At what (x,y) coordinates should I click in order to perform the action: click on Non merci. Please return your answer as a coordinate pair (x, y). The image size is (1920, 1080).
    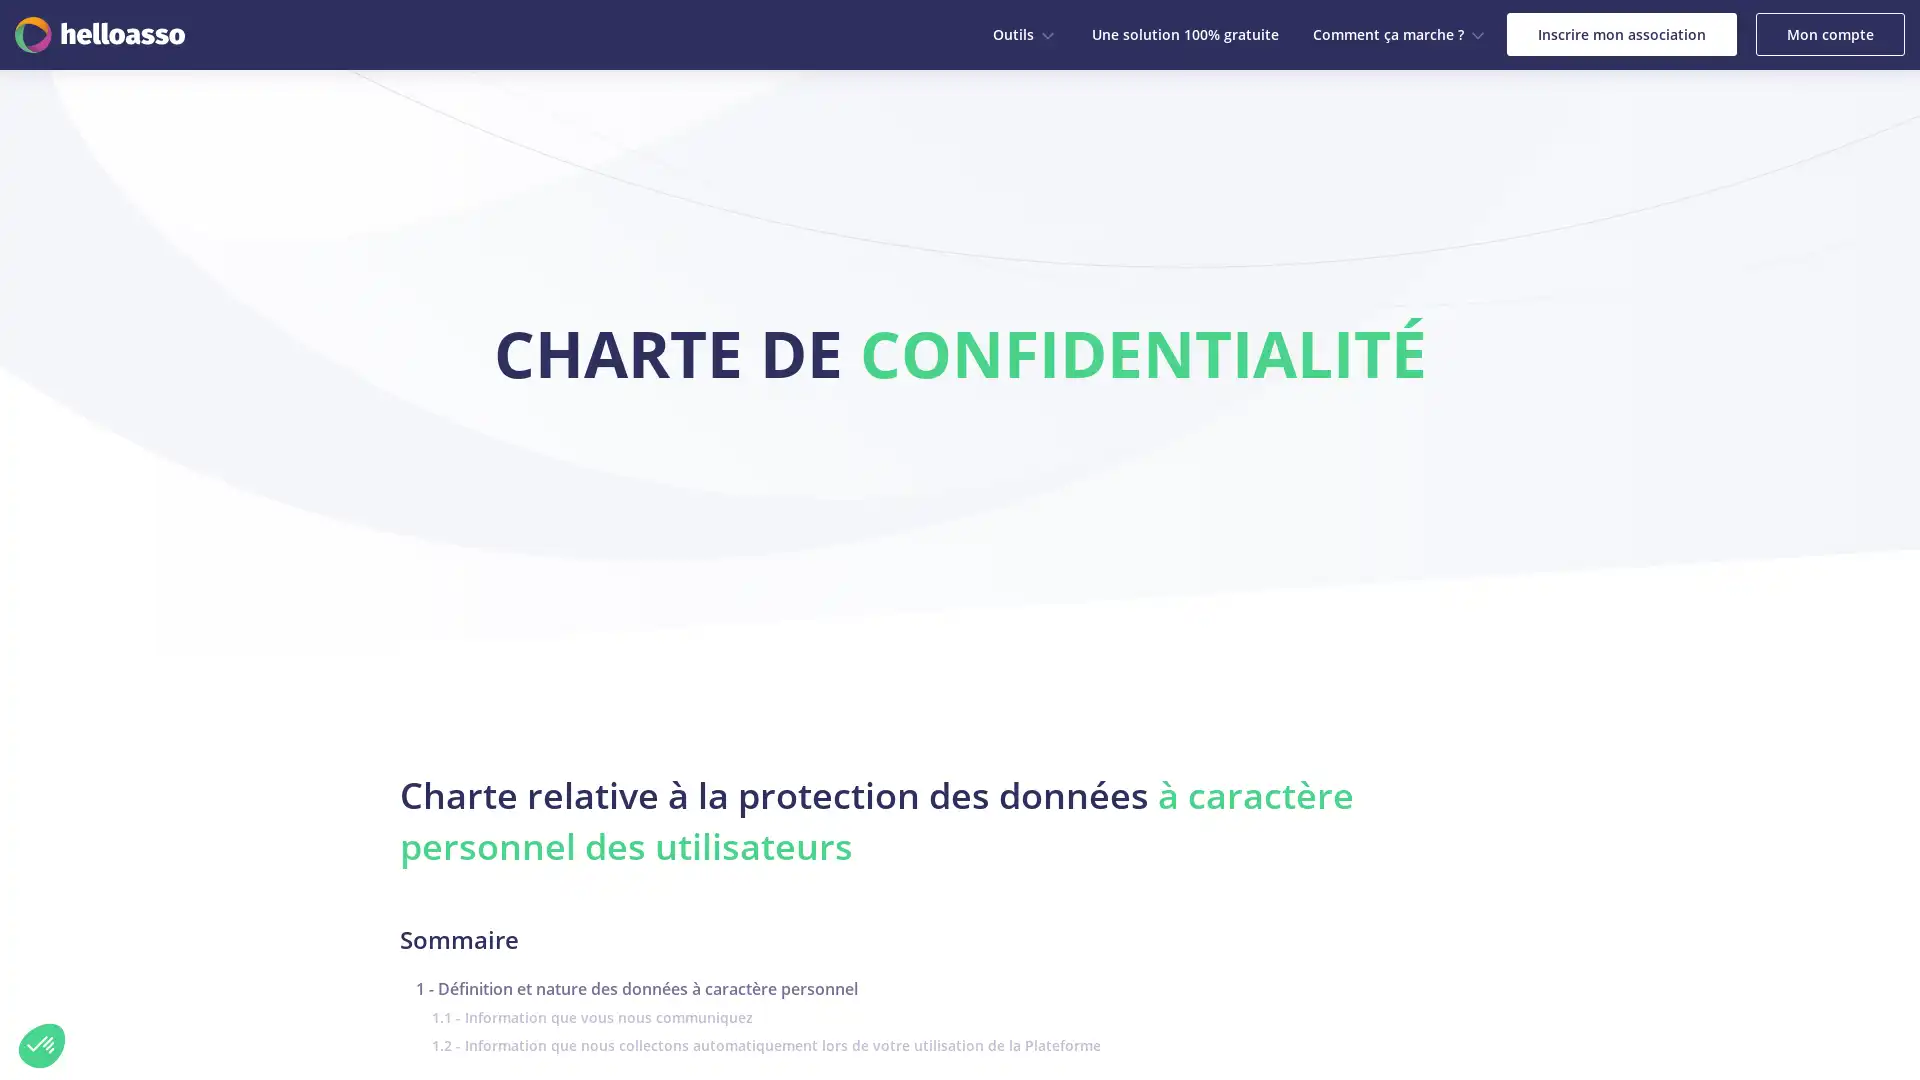
    Looking at the image, I should click on (42, 1044).